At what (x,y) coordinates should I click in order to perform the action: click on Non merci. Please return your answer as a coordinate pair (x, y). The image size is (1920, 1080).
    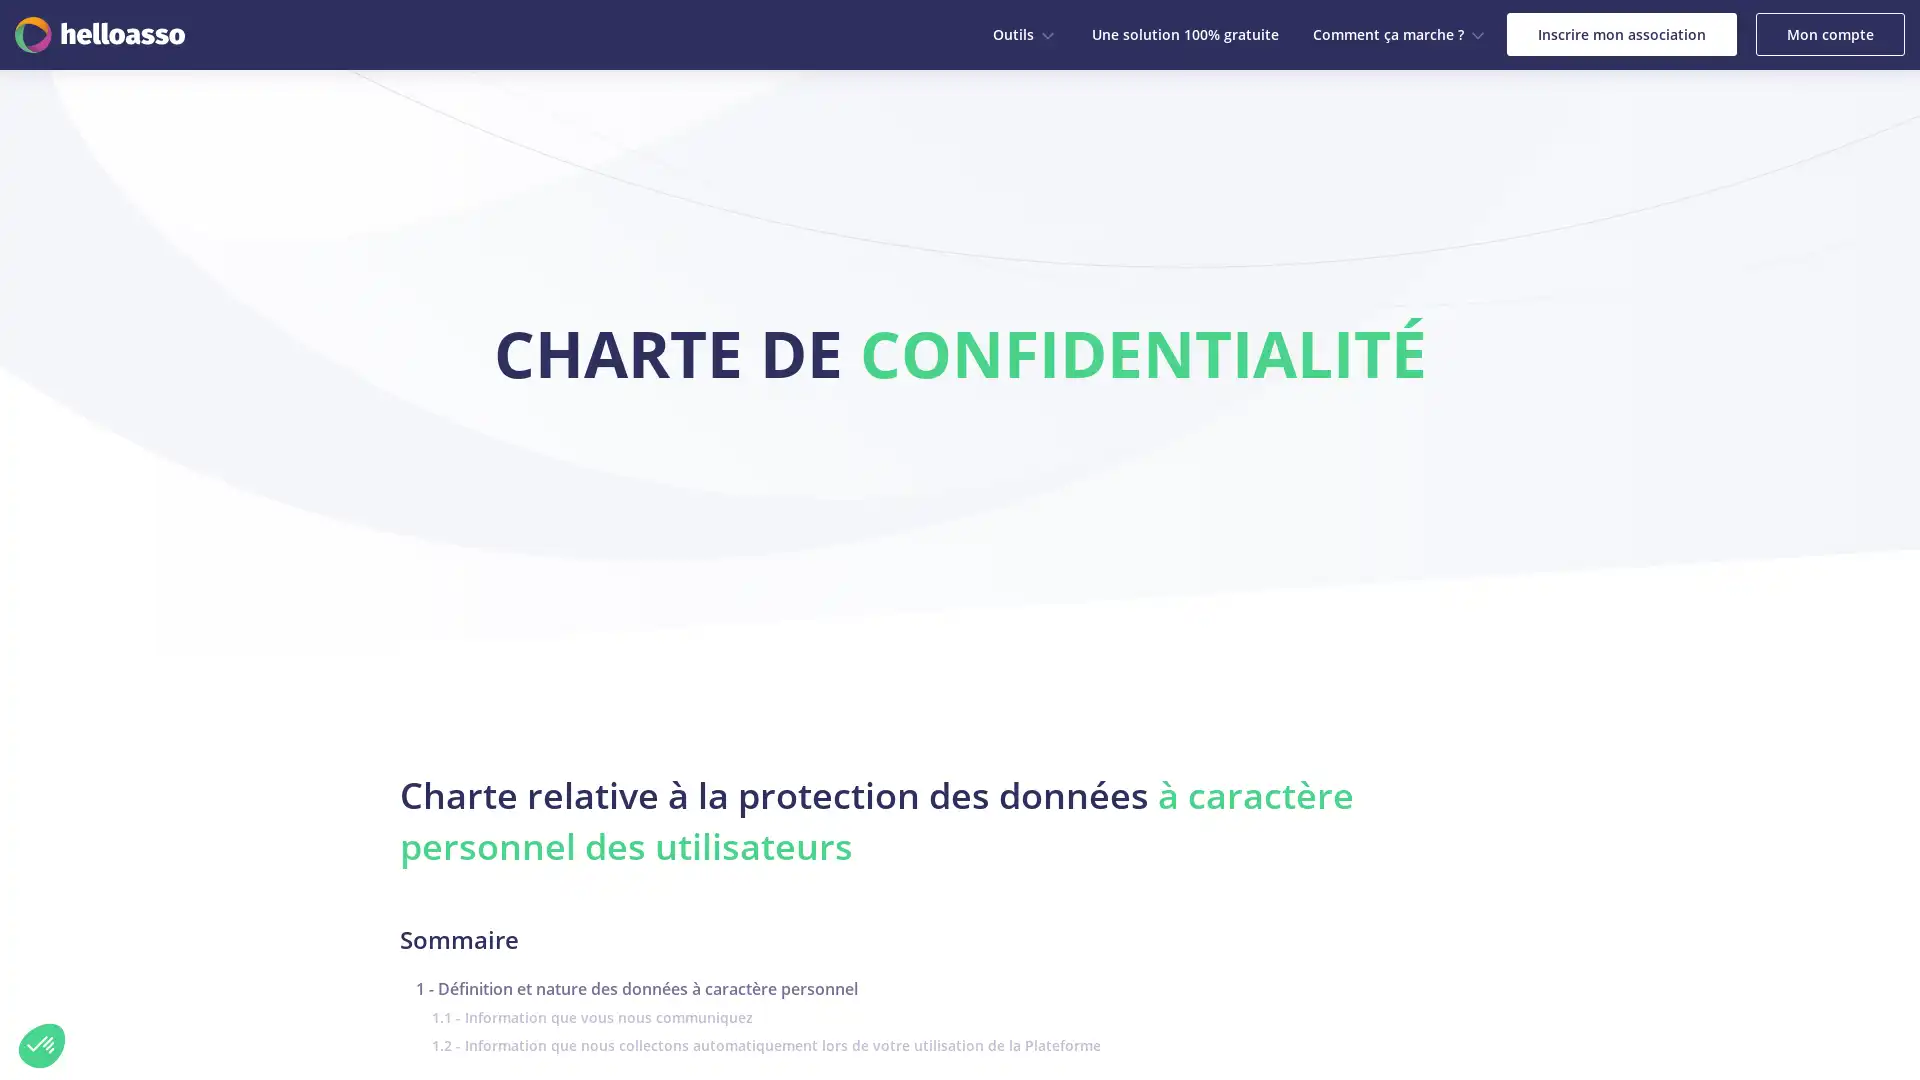
    Looking at the image, I should click on (42, 1044).